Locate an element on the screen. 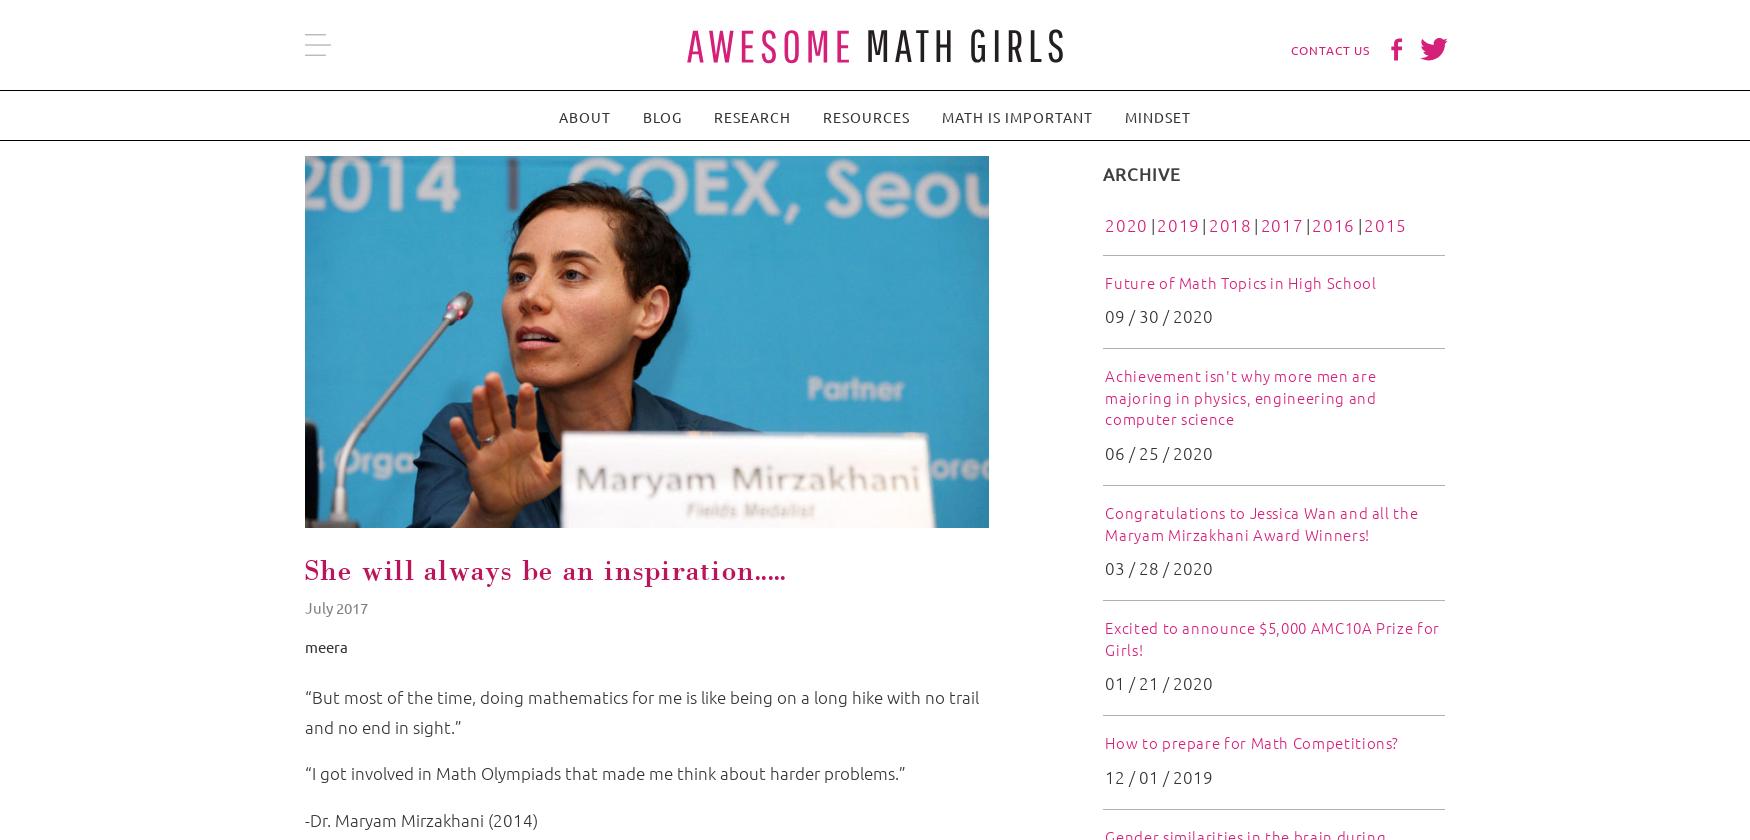 The image size is (1750, 840). 'meera' is located at coordinates (326, 645).